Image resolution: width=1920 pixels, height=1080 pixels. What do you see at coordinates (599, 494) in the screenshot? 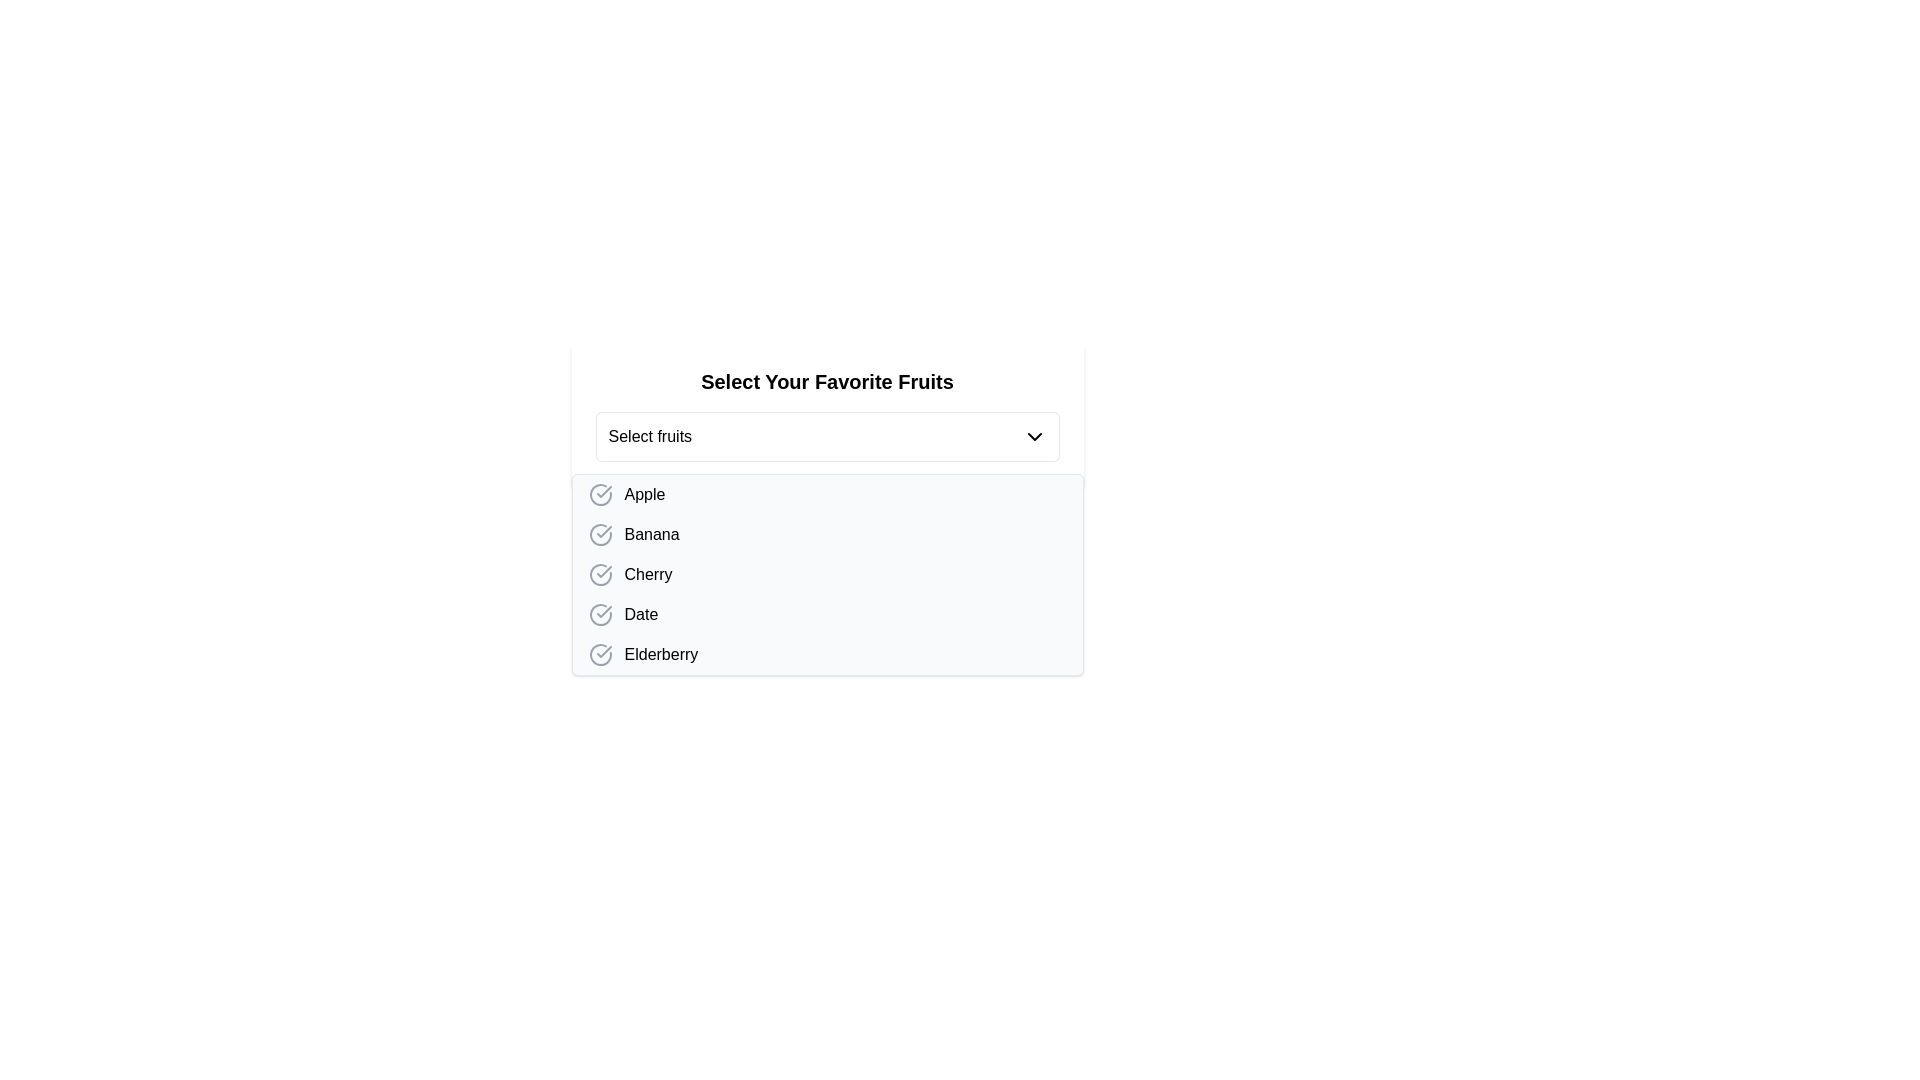
I see `the checkbox icon indicating the selection state of 'Apple'` at bounding box center [599, 494].